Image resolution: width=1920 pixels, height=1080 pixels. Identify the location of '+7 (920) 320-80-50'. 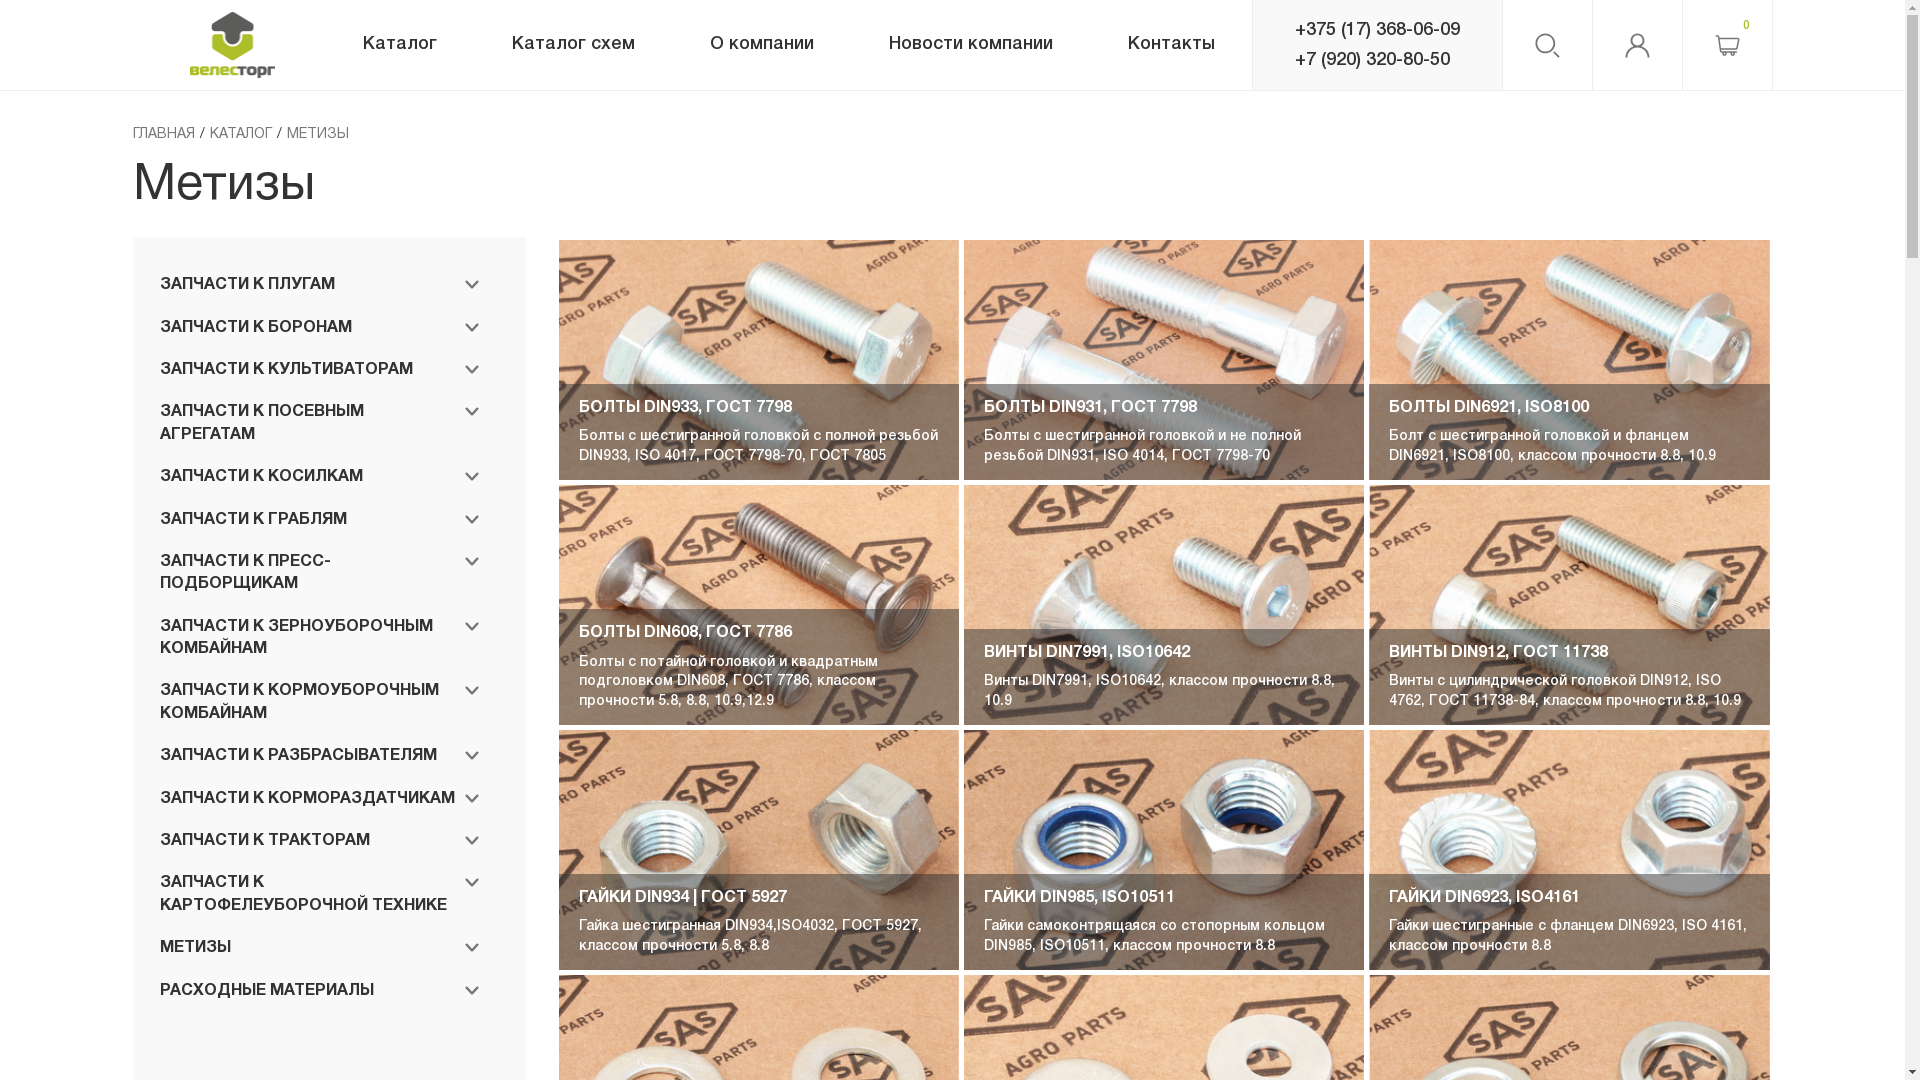
(1294, 59).